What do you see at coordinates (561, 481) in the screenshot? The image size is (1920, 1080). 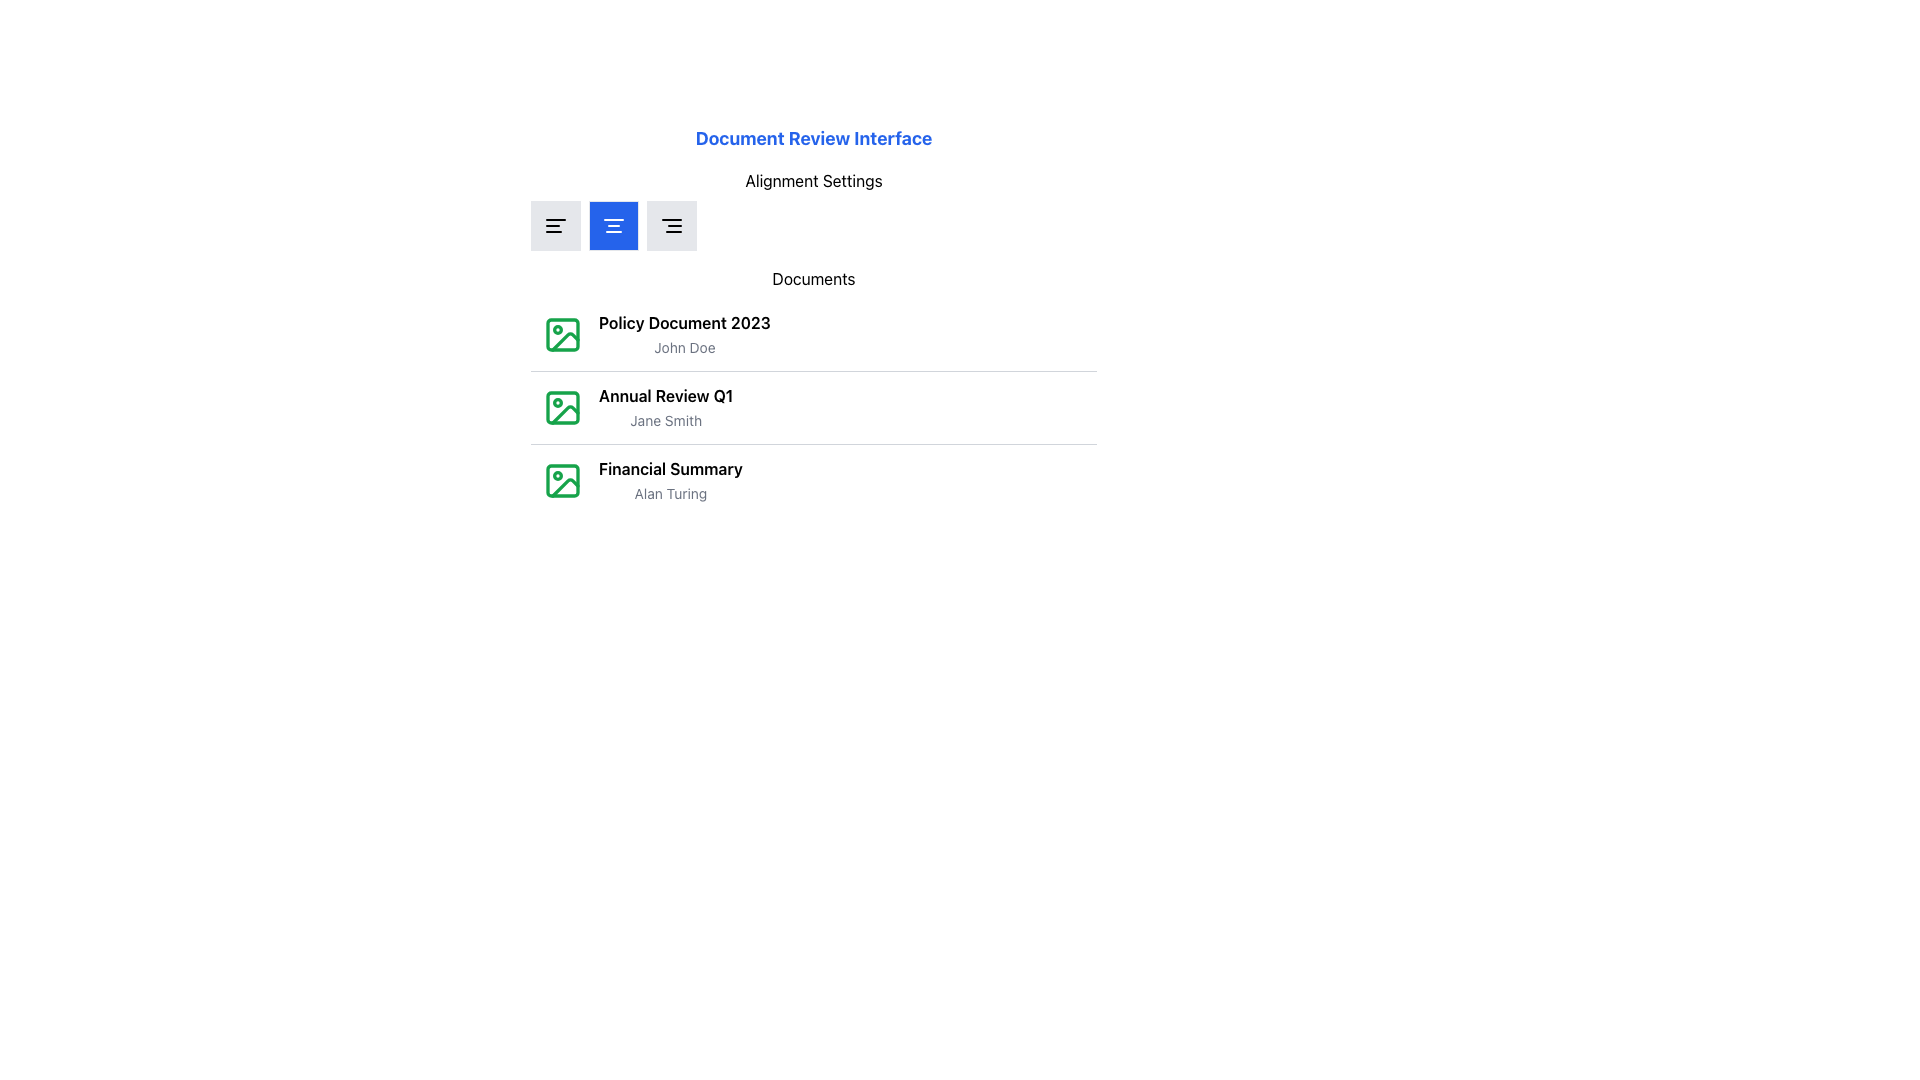 I see `the green icon located to the left of the text 'Financial Summary' and 'Alan Turing'` at bounding box center [561, 481].